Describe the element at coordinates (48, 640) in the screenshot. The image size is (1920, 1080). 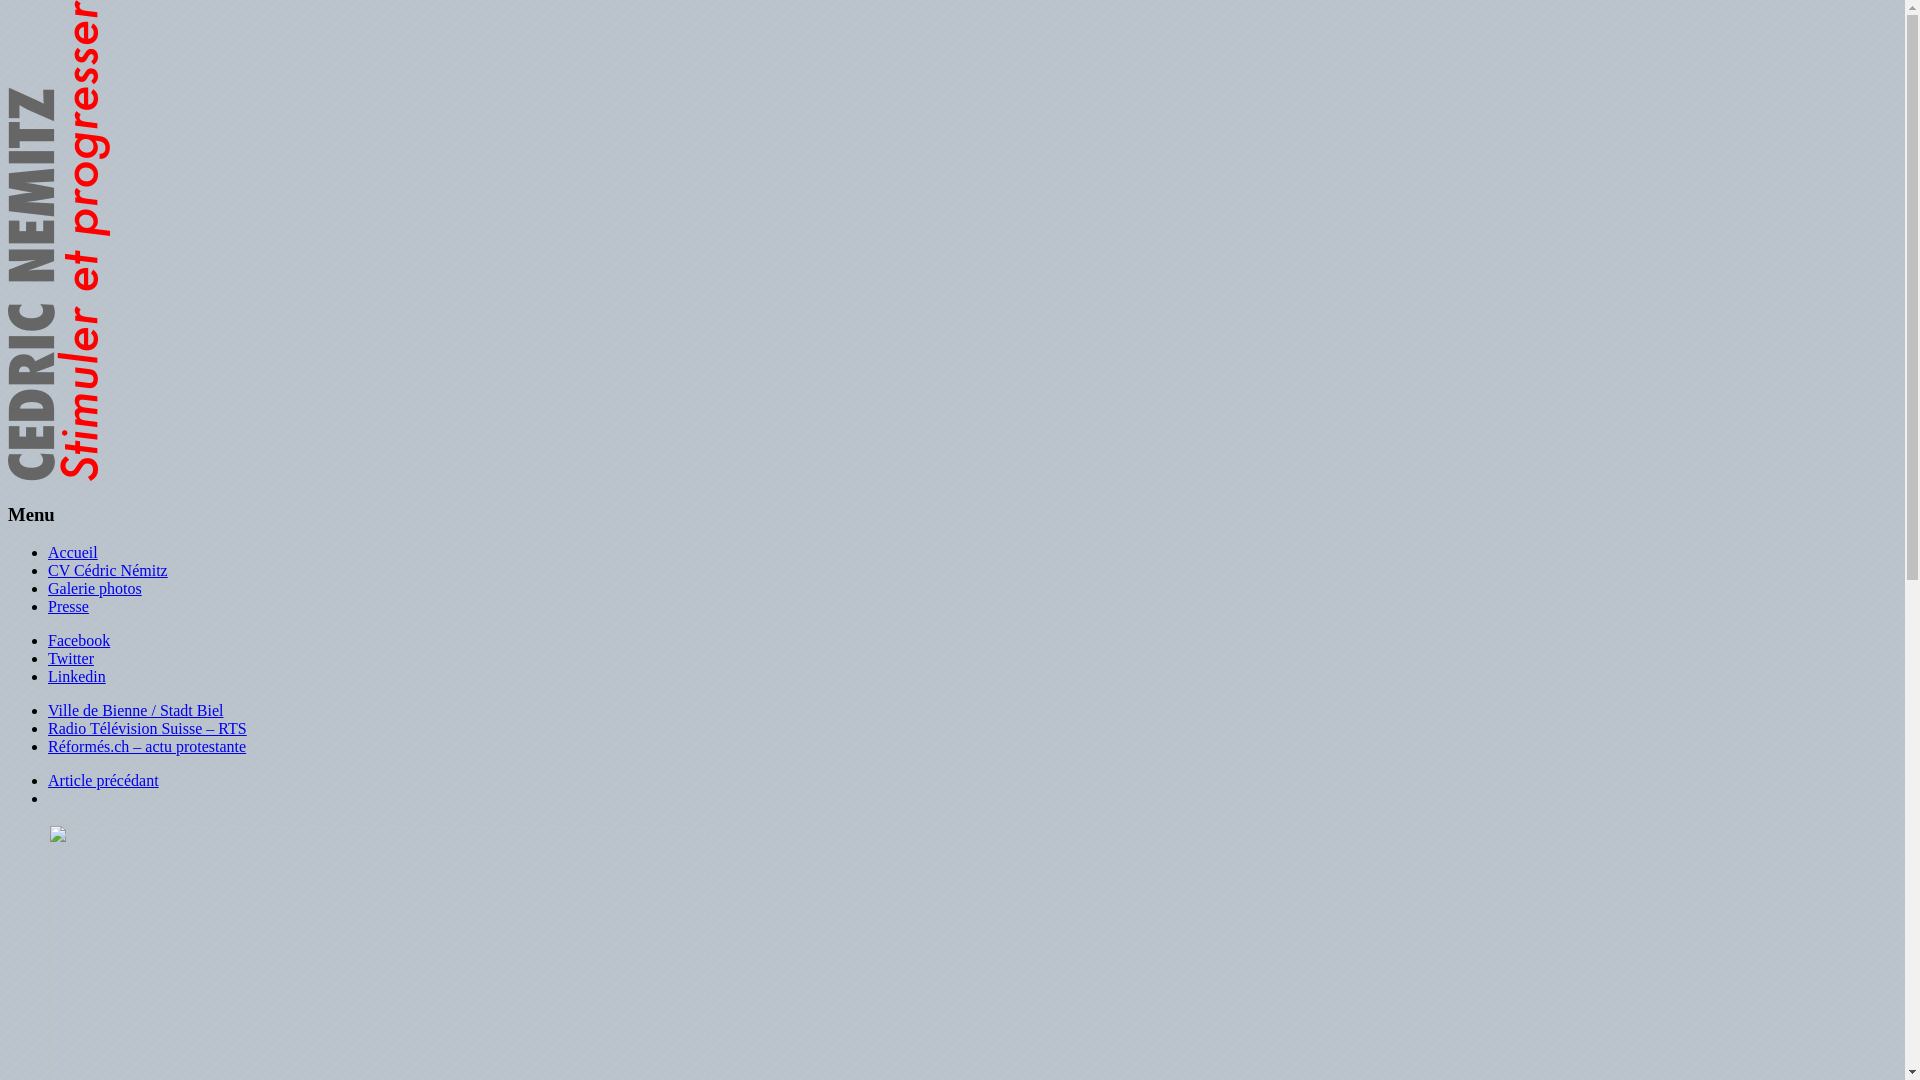
I see `'Facebook'` at that location.